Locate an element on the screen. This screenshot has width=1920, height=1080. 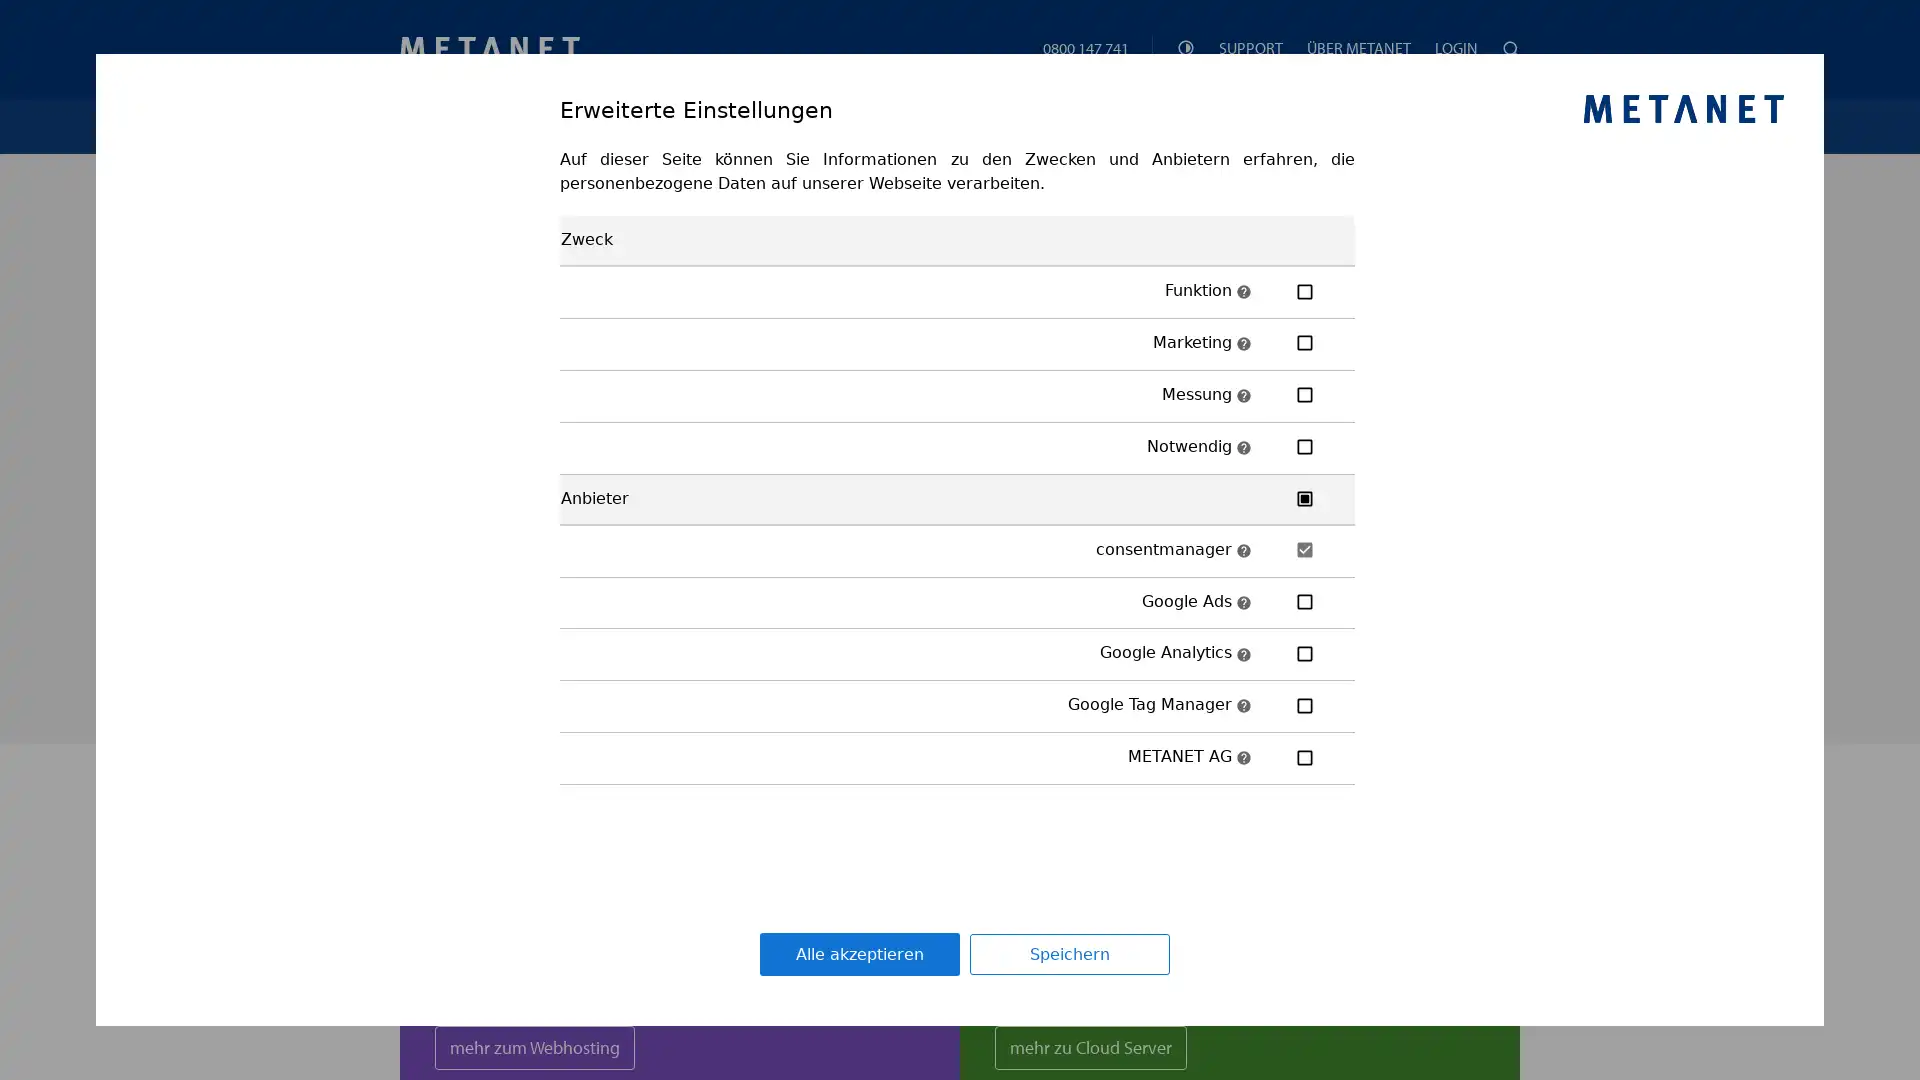
Alle akzeptieren is located at coordinates (859, 953).